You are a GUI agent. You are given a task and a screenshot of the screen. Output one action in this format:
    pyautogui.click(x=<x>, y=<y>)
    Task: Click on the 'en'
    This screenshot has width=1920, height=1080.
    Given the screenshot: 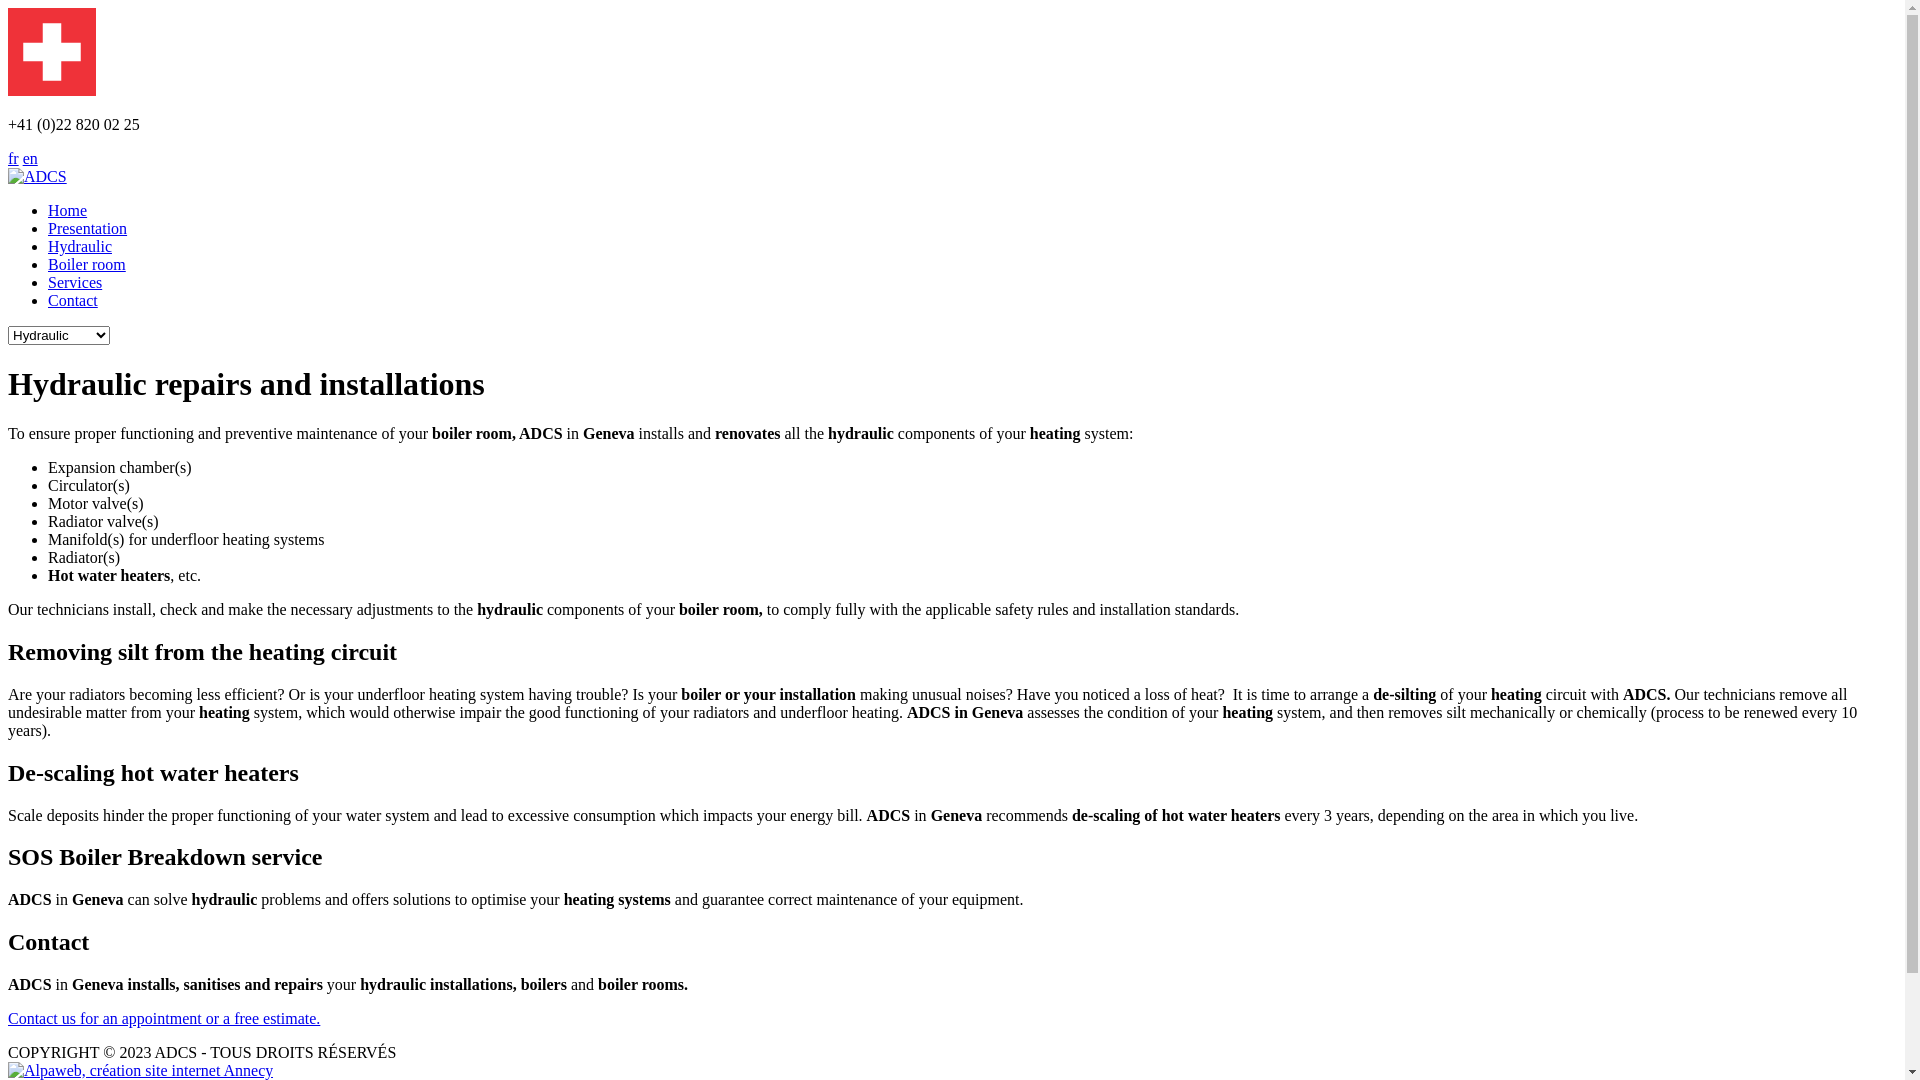 What is the action you would take?
    pyautogui.click(x=30, y=157)
    